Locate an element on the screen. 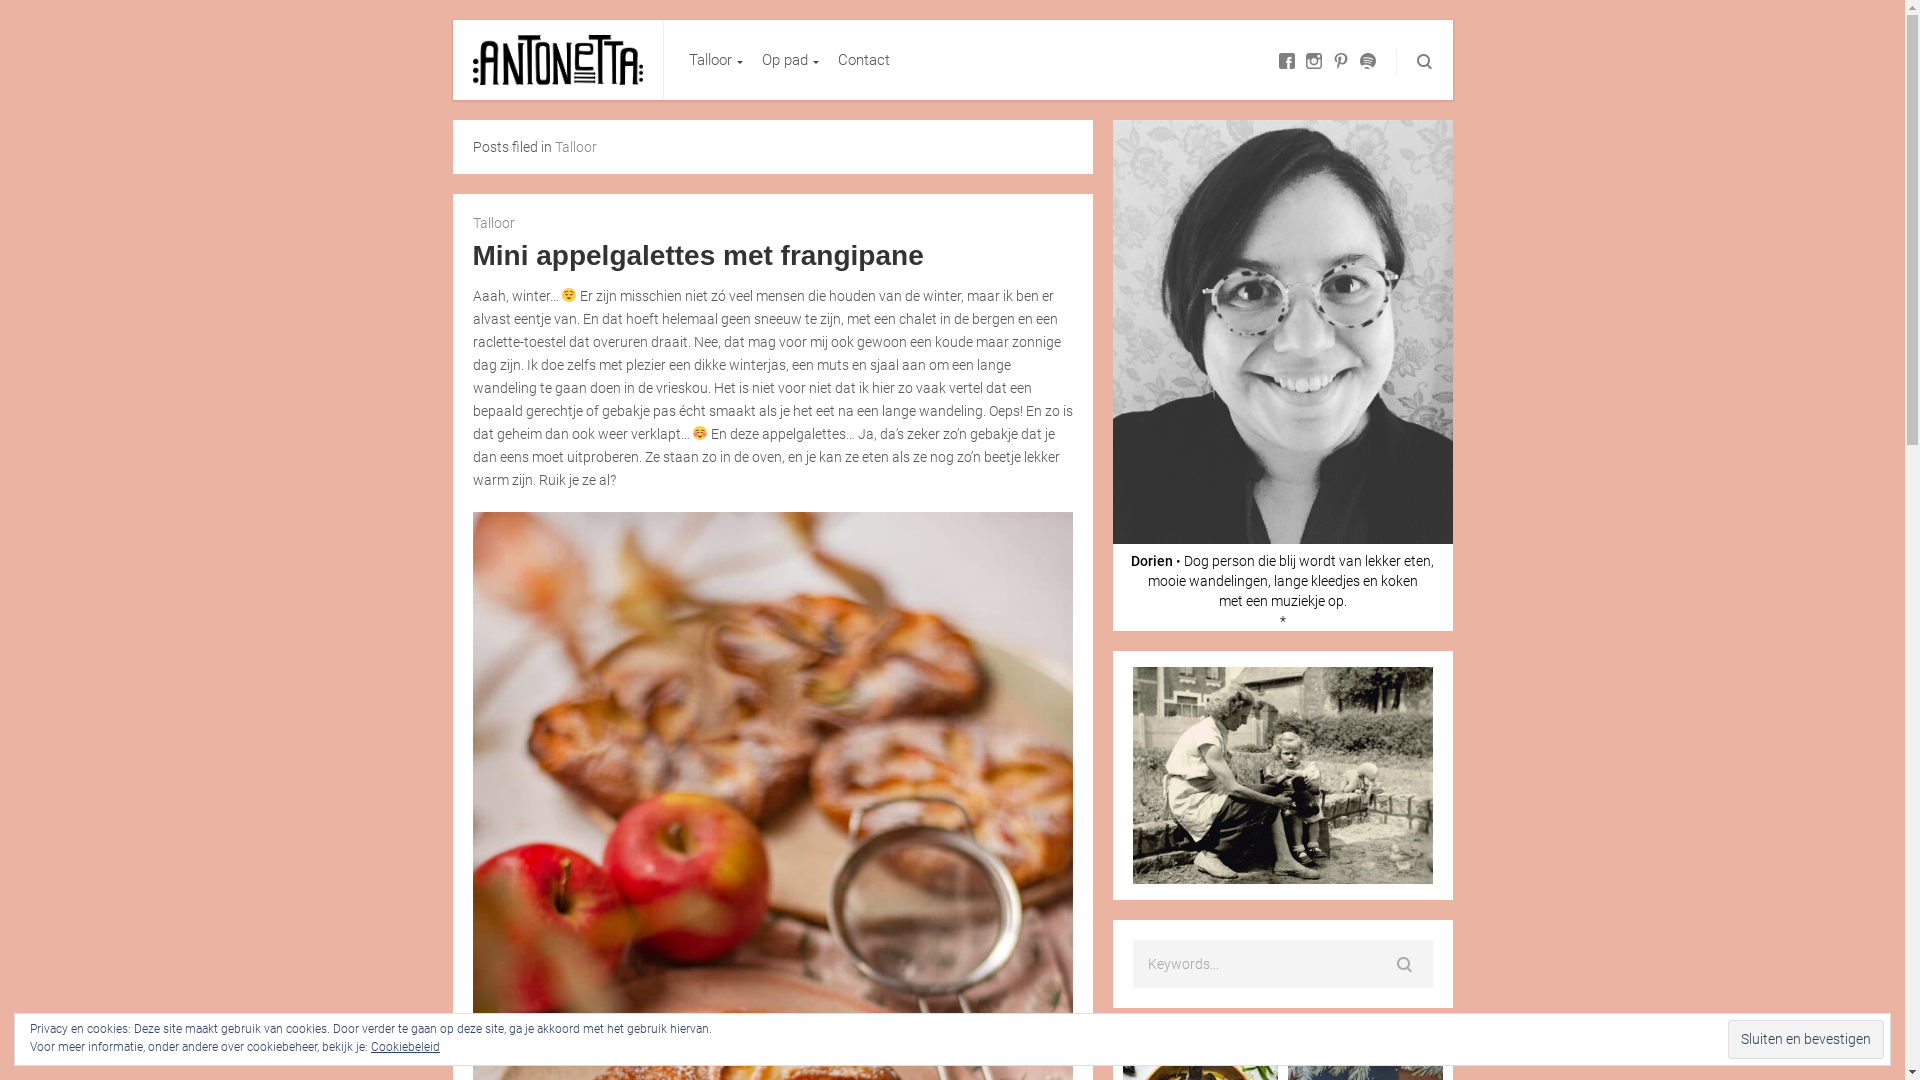  'Contact' is located at coordinates (838, 59).